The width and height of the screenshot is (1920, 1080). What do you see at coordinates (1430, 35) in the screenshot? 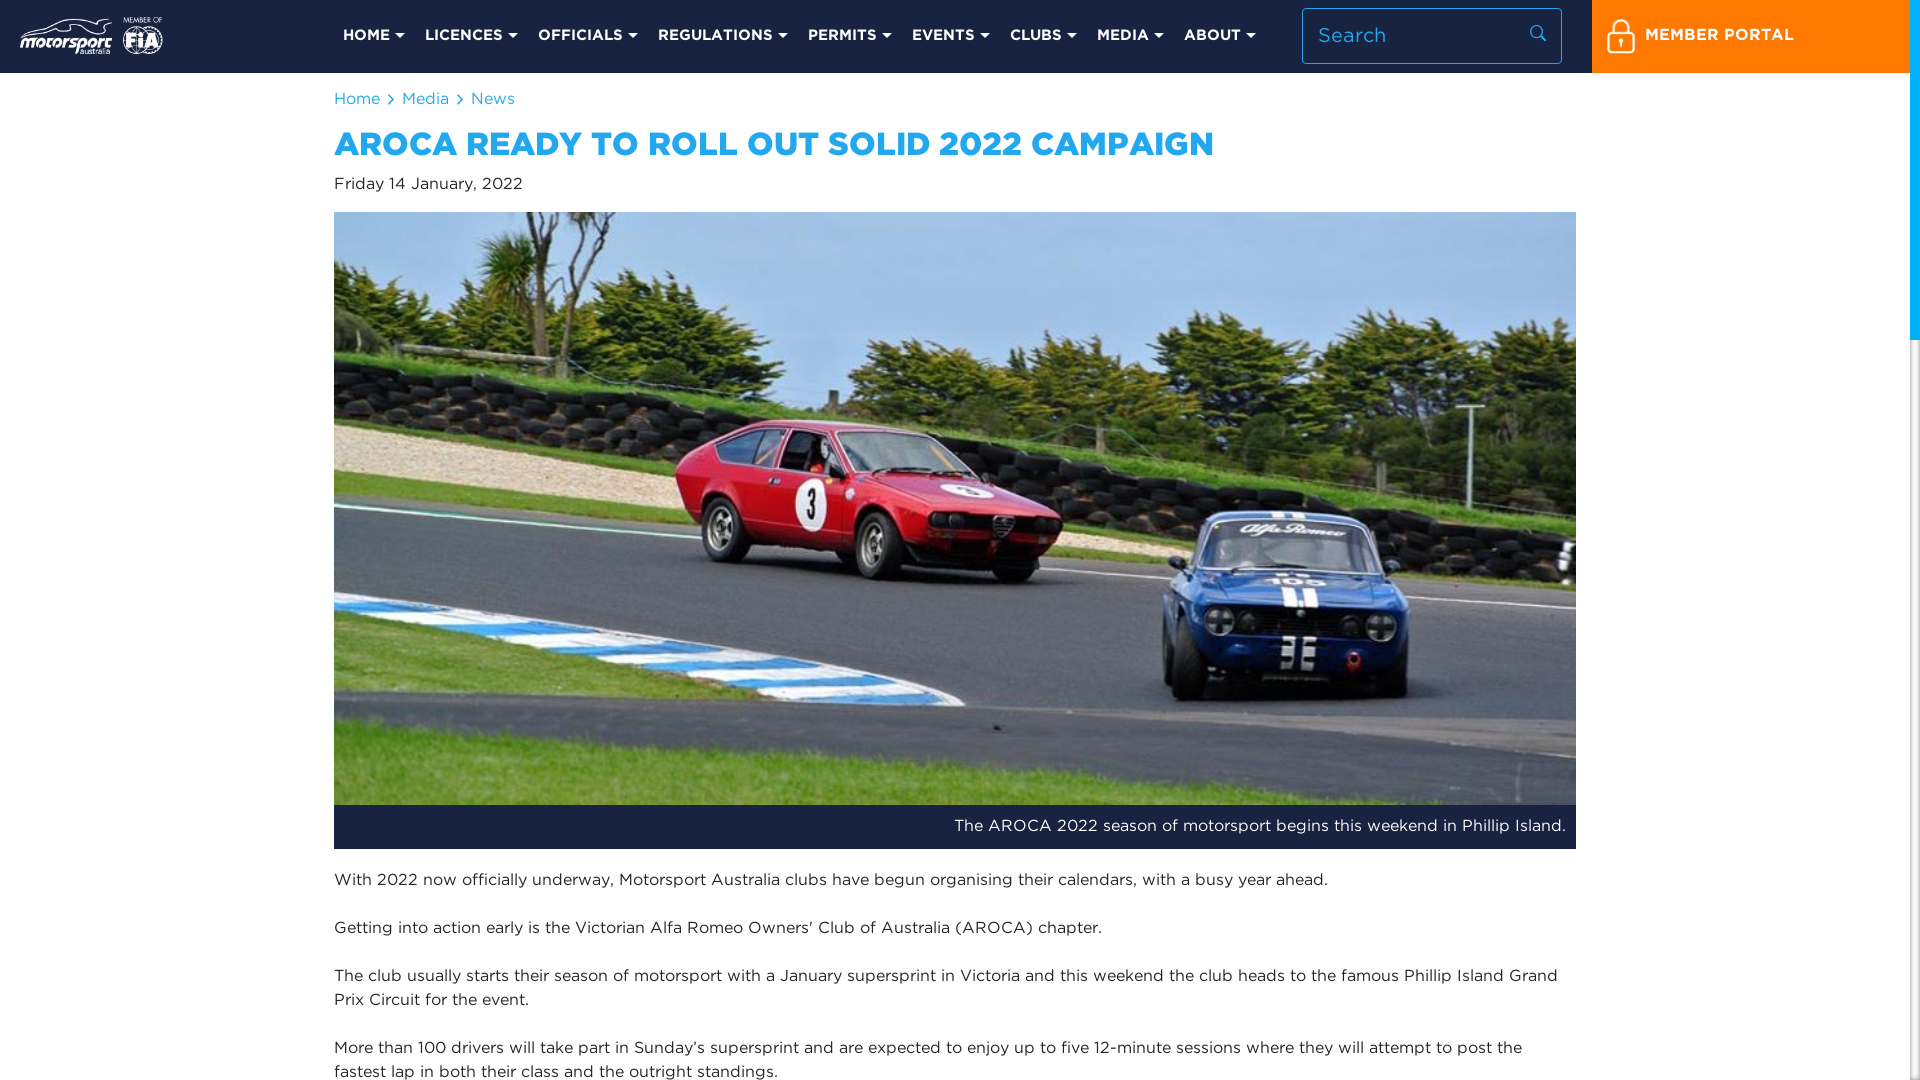
I see `'Search input'` at bounding box center [1430, 35].